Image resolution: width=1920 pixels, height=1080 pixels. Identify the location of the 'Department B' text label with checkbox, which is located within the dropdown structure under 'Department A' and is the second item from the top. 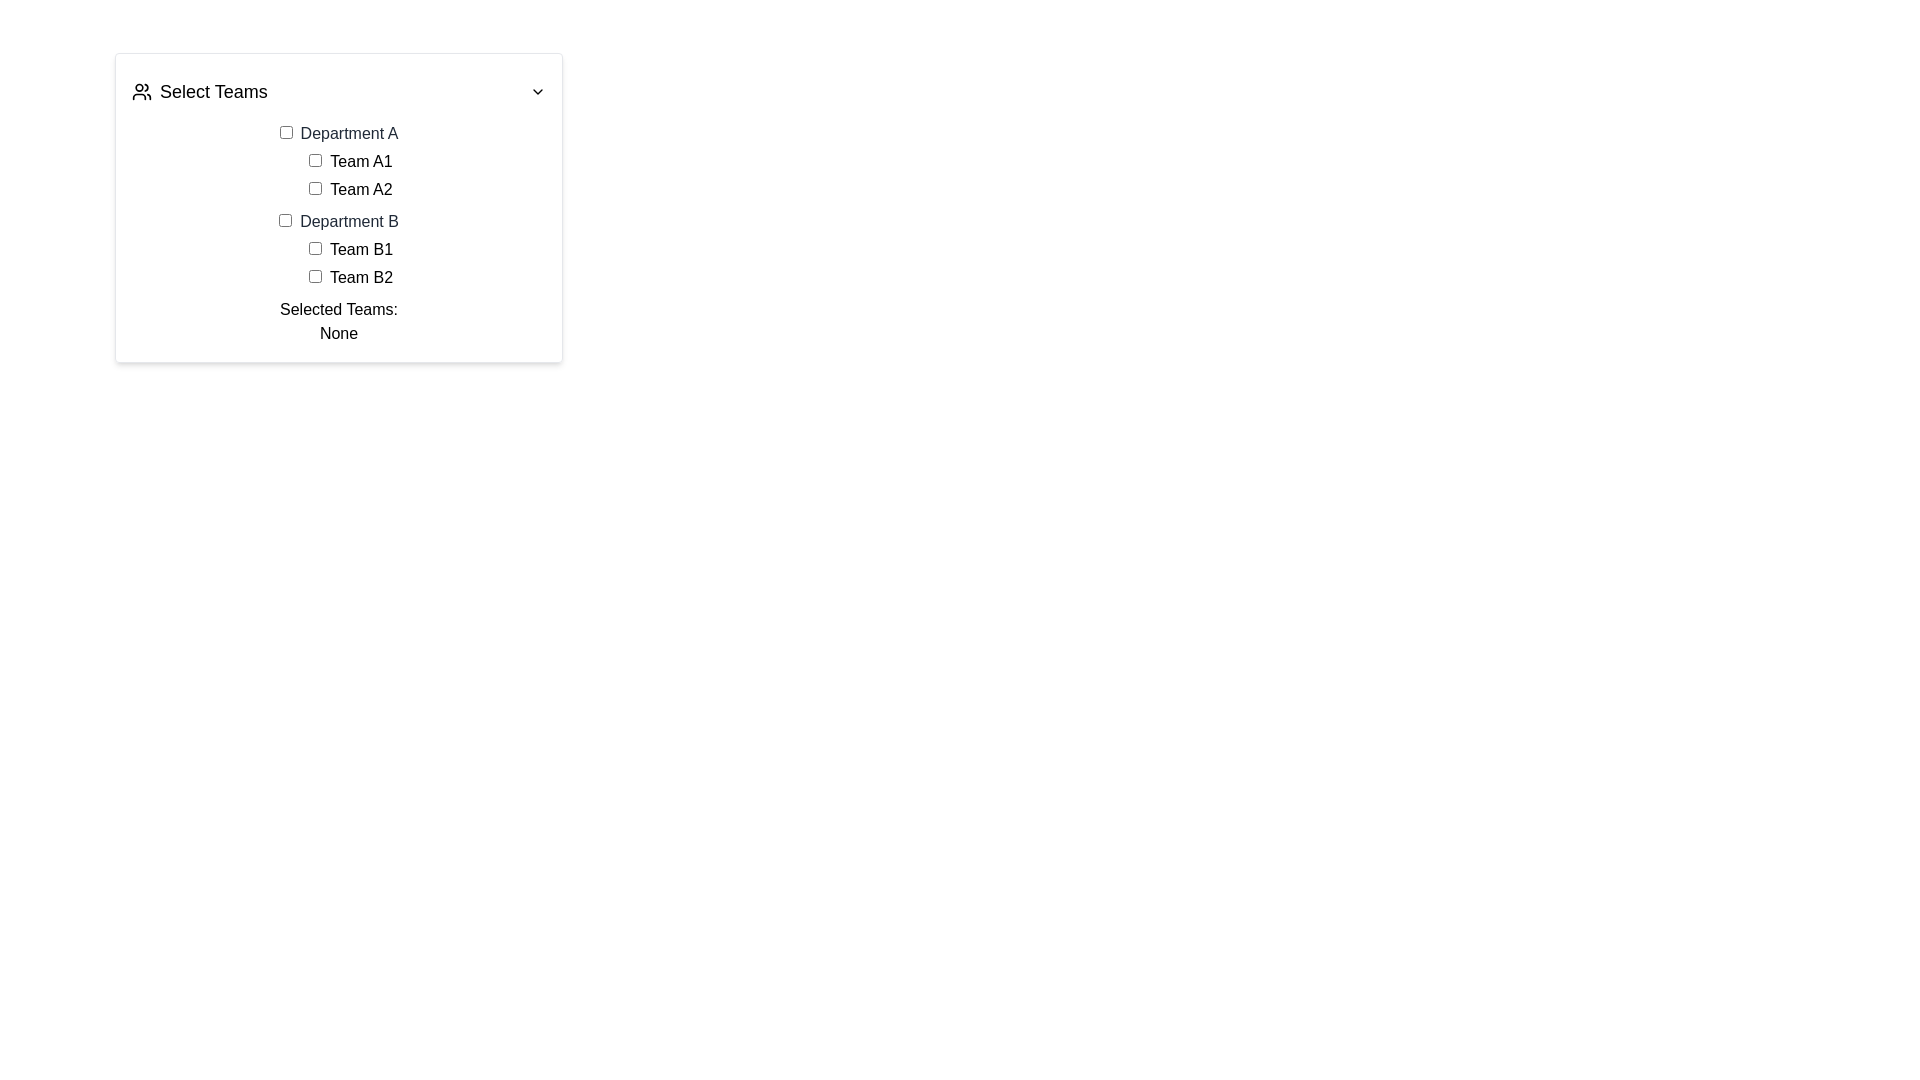
(339, 222).